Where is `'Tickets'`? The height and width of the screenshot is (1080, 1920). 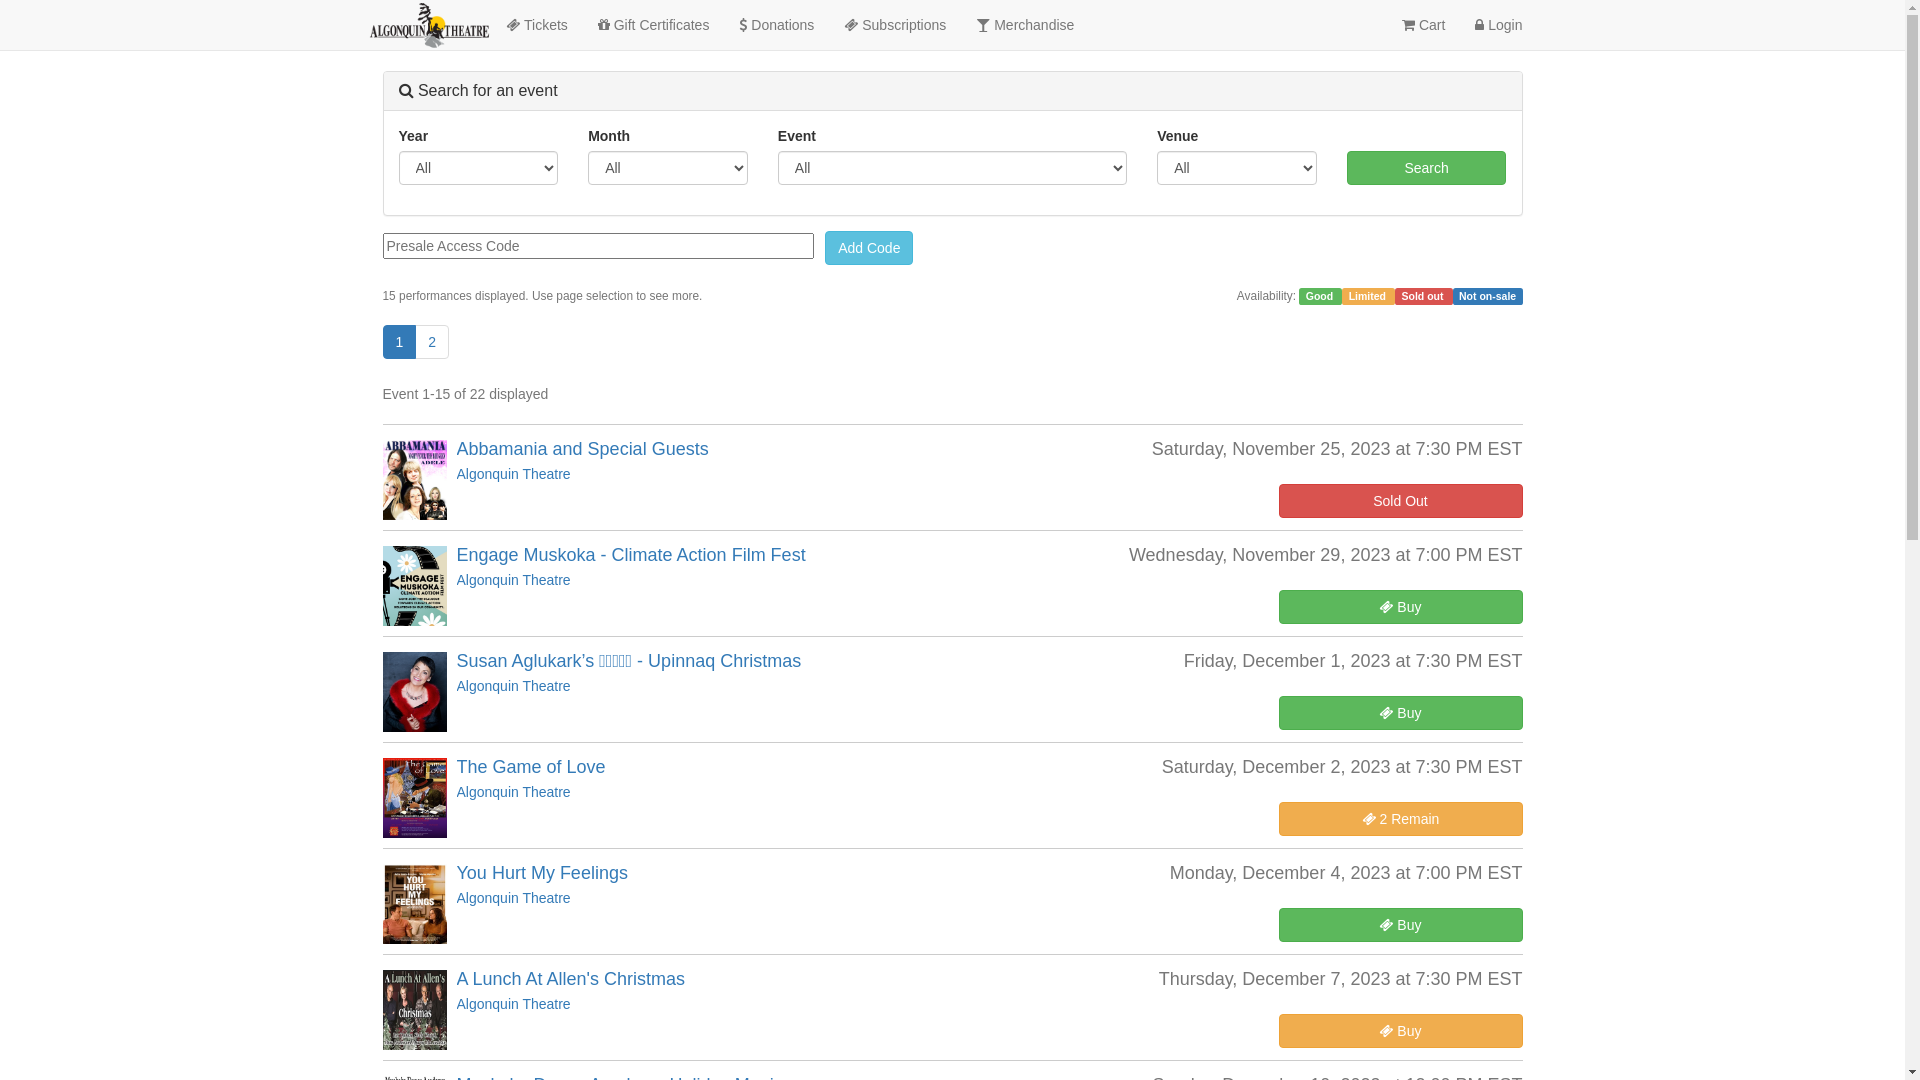 'Tickets' is located at coordinates (536, 24).